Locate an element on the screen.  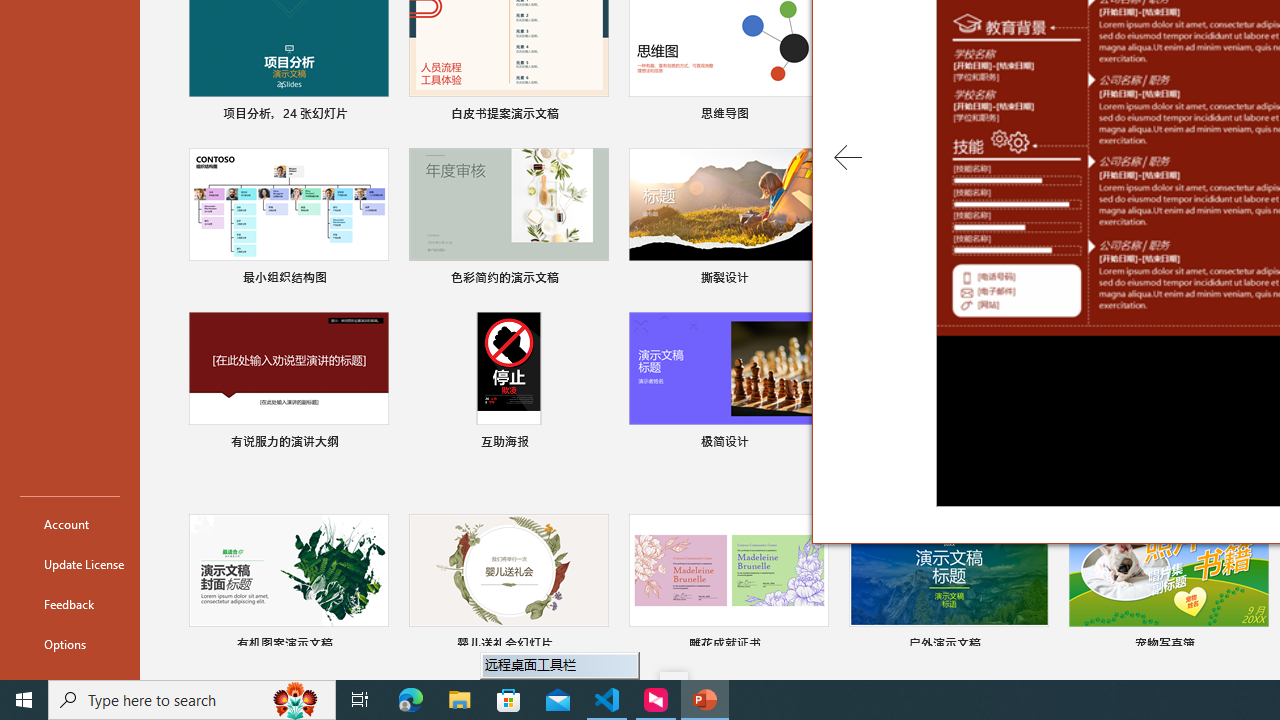
'Microsoft Store' is located at coordinates (509, 698).